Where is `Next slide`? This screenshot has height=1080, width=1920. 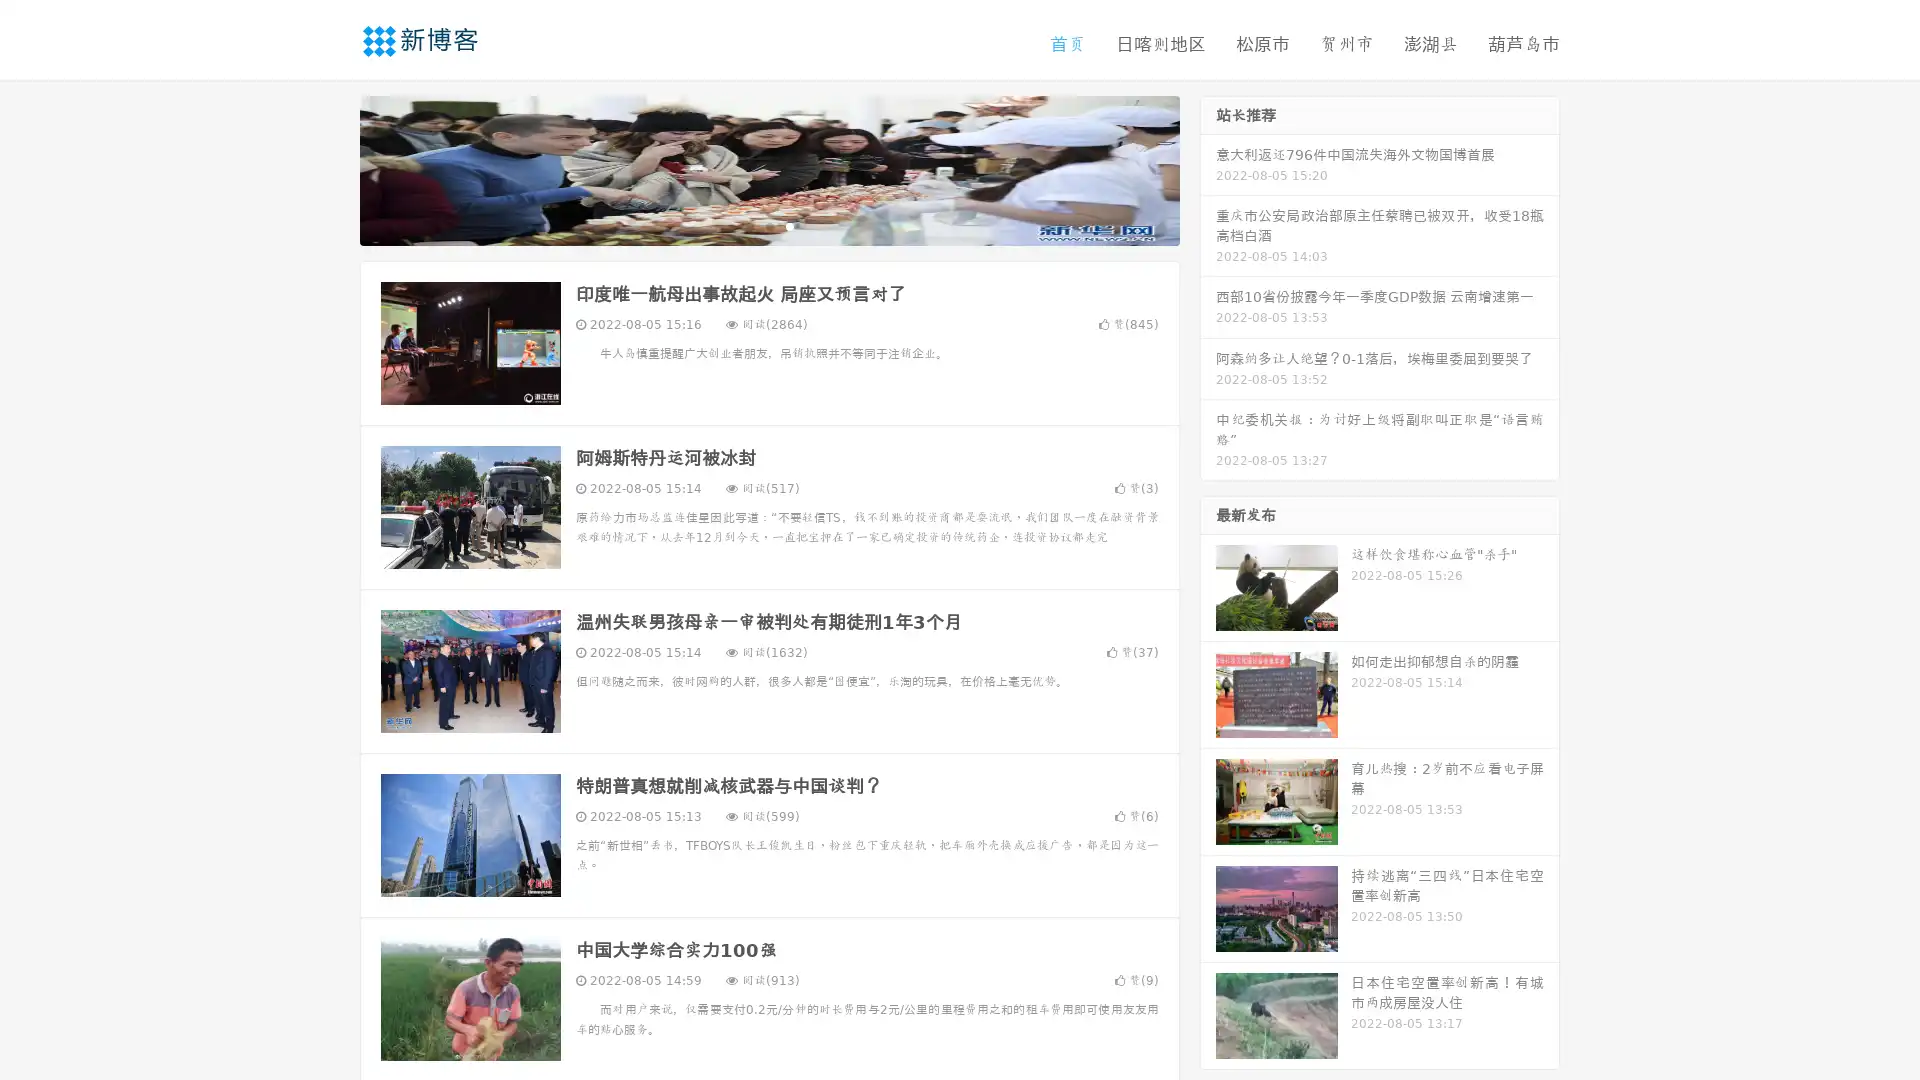 Next slide is located at coordinates (1208, 168).